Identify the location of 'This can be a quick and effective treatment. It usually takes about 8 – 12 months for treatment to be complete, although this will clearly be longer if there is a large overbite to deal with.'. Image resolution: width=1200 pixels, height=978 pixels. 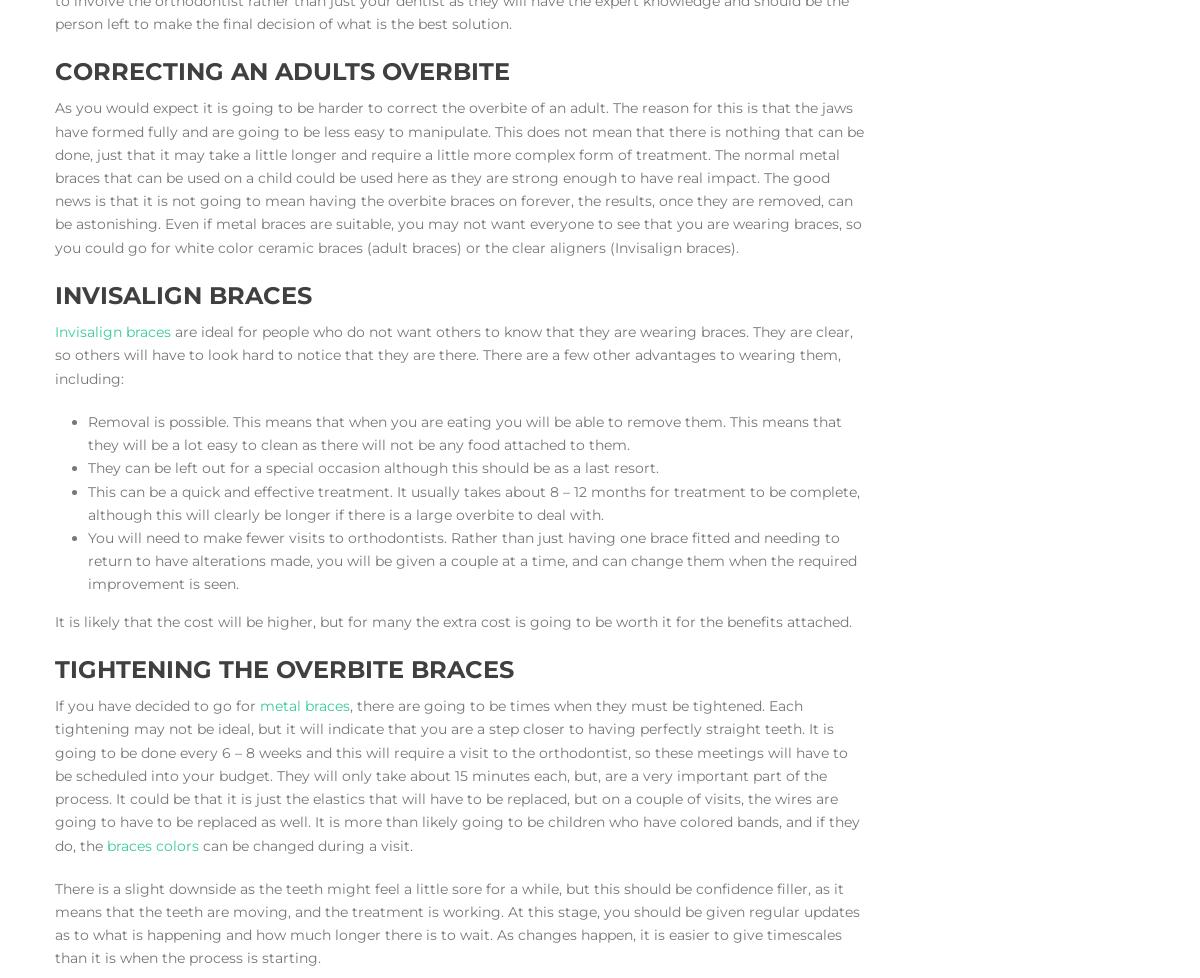
(472, 502).